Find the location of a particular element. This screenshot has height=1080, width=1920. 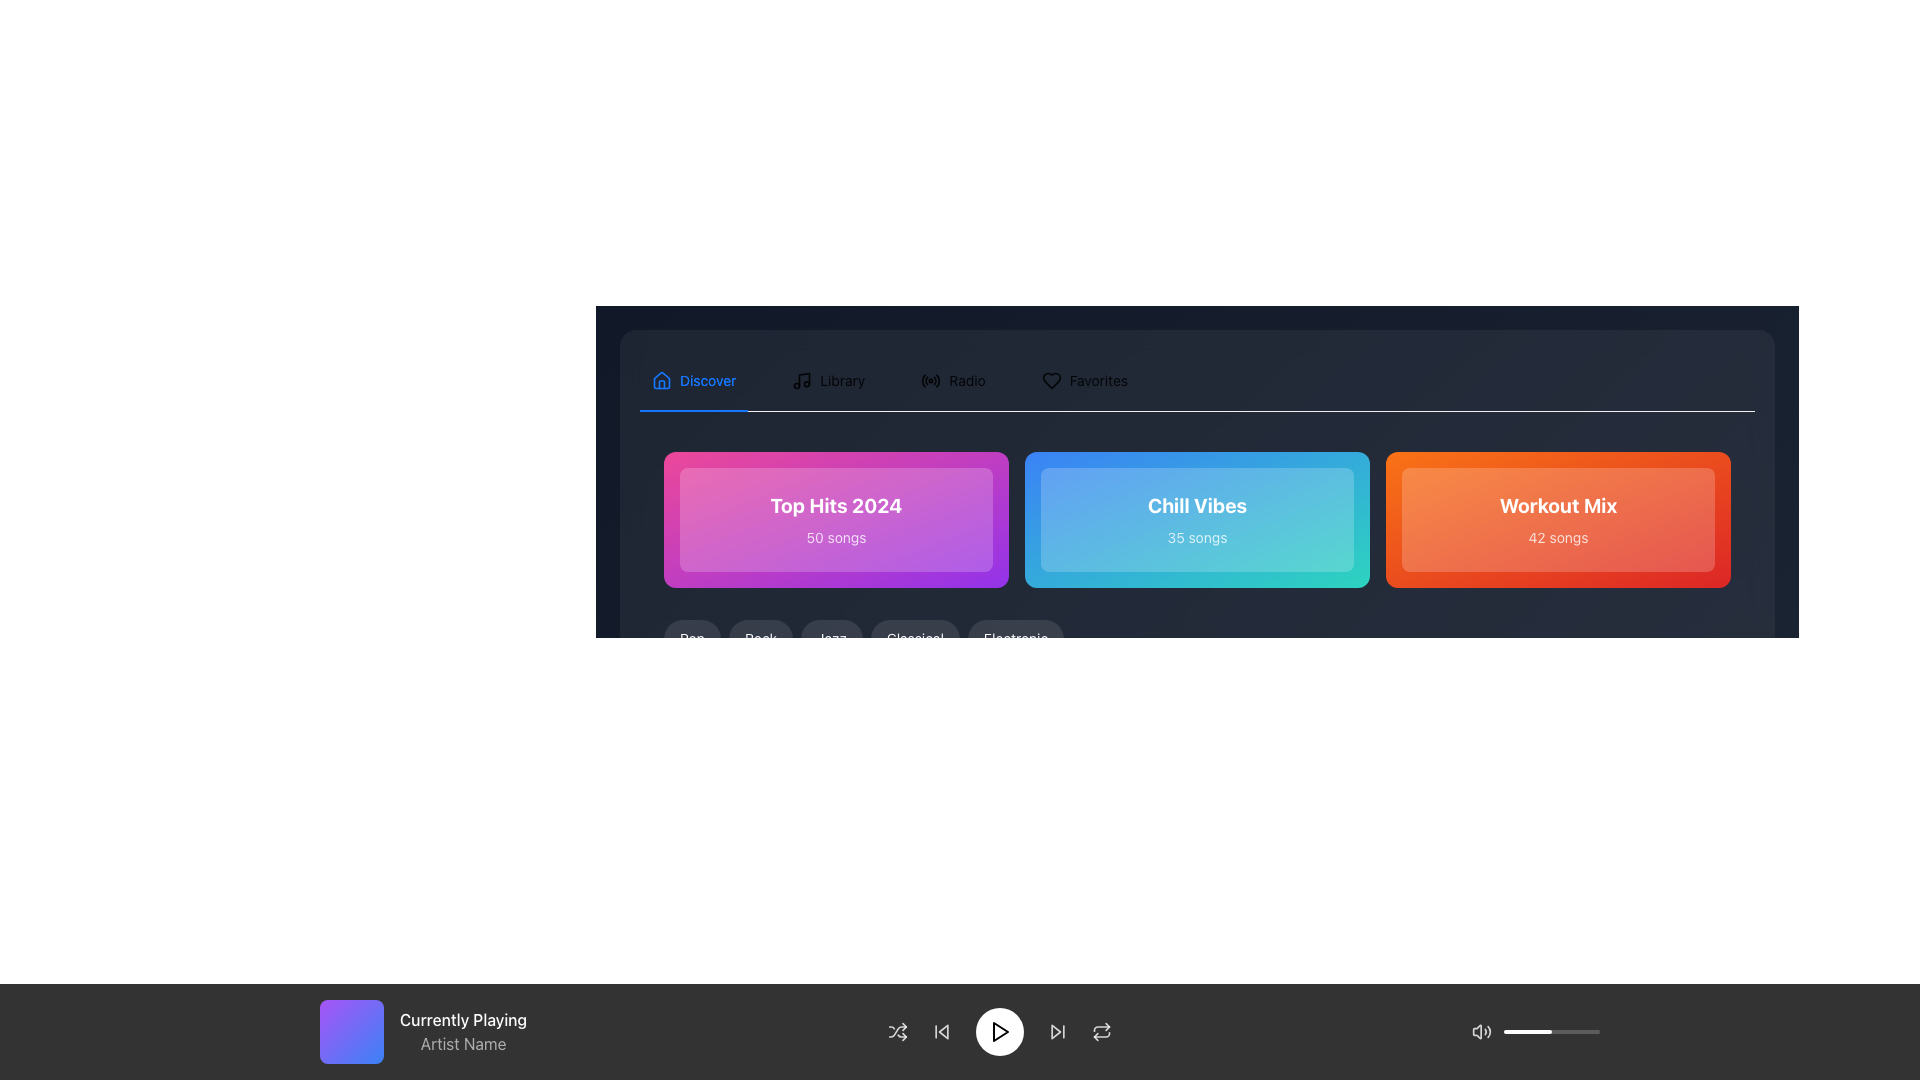

the skip button located on the bottom-right side of the interface within the horizontal control bar, which is the fourth item from the left is located at coordinates (1056, 1032).